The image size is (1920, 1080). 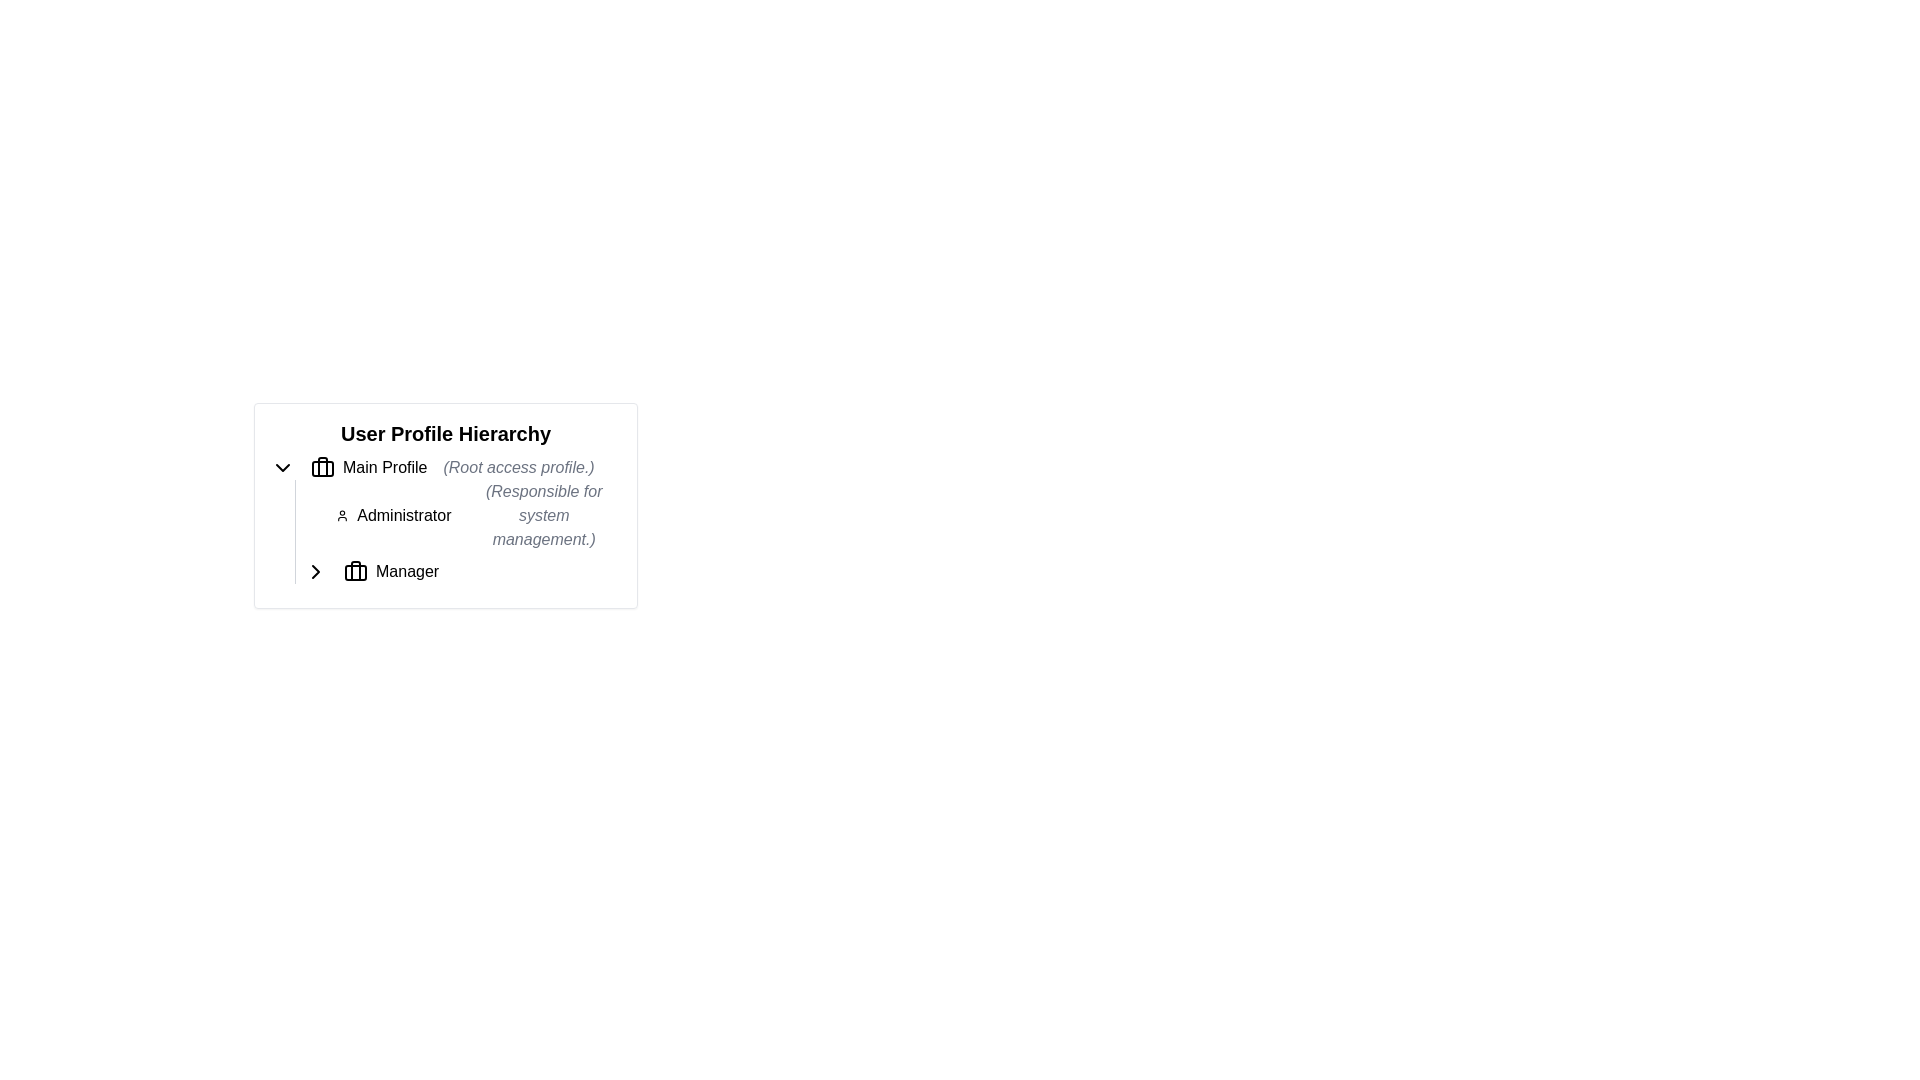 I want to click on label 'Main Profile' and its description '(Root access profile.)' for informational purposes from the first item in the 'User Profile Hierarchy' list, so click(x=445, y=467).